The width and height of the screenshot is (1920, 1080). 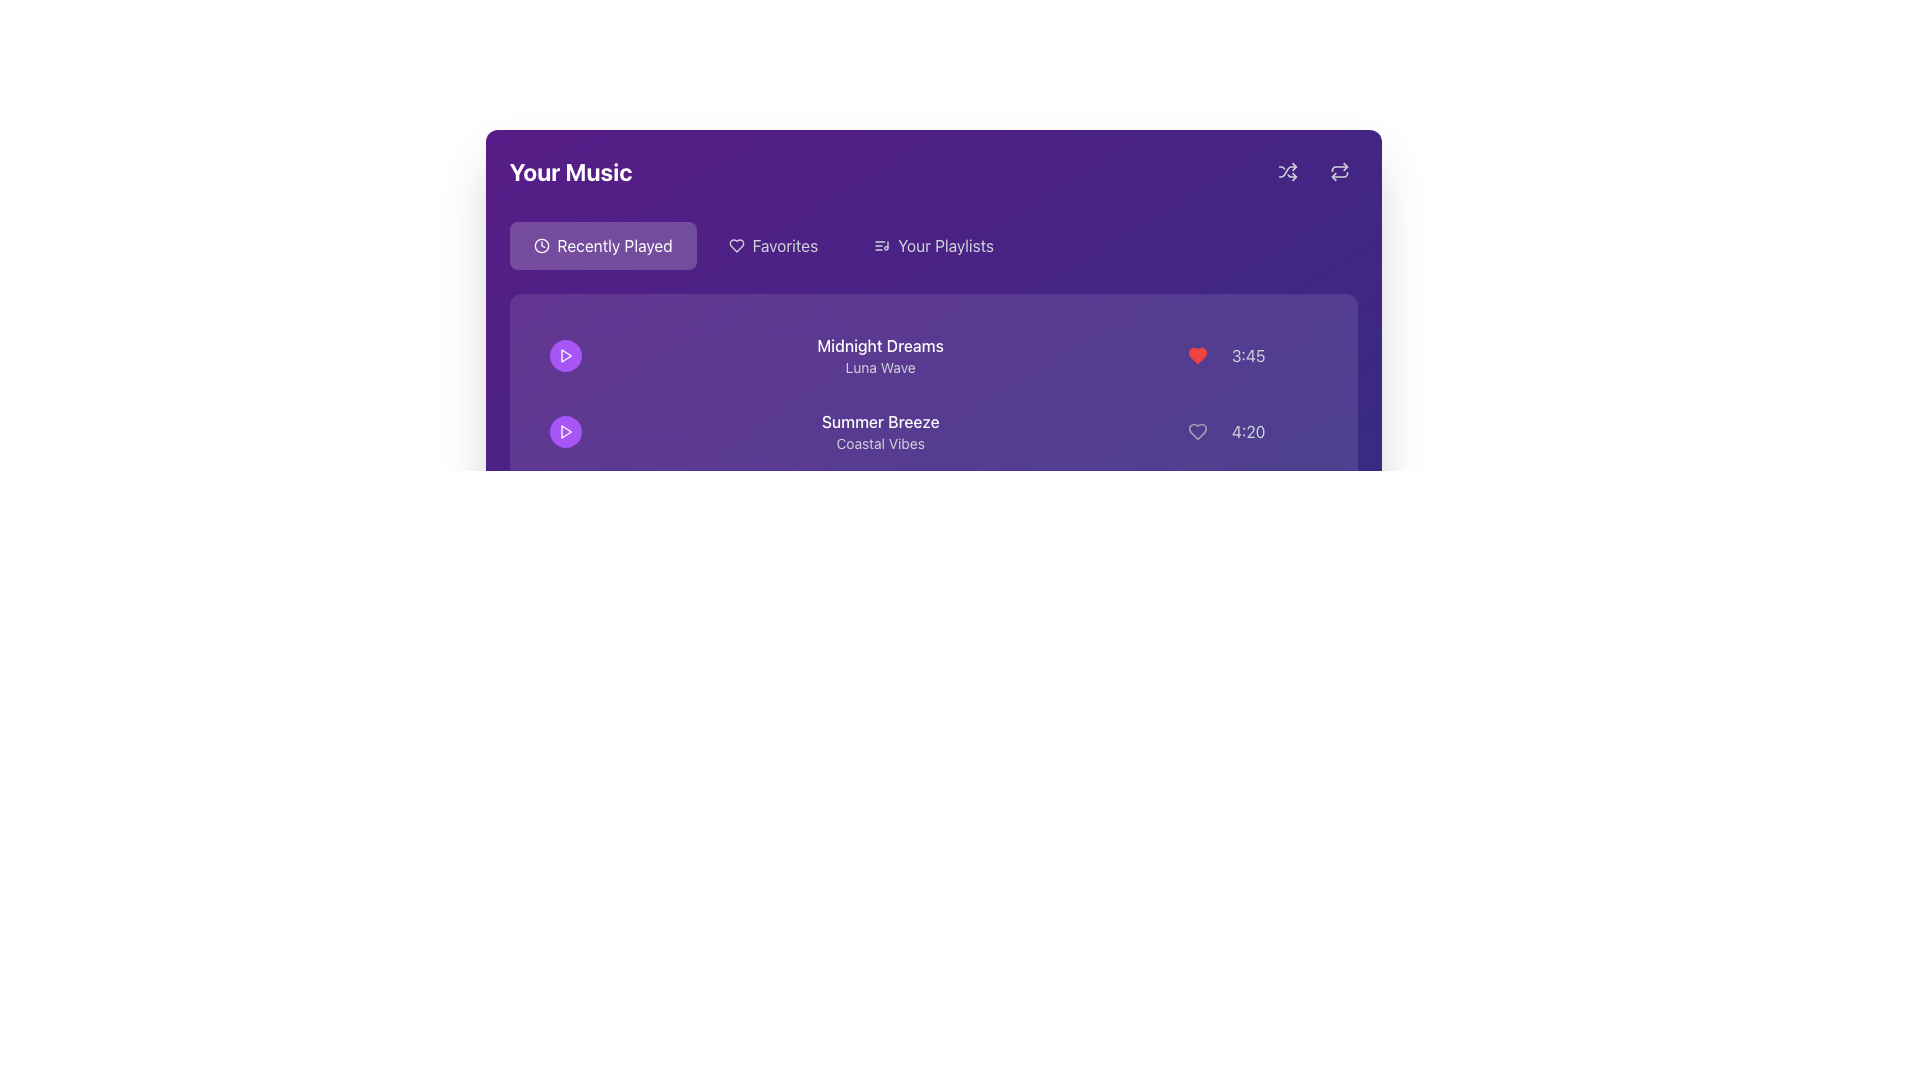 I want to click on the button with three vertically aligned dots located at the rightmost side of the 'Midnight Dreams - Luna Wave' music item row, so click(x=1299, y=354).